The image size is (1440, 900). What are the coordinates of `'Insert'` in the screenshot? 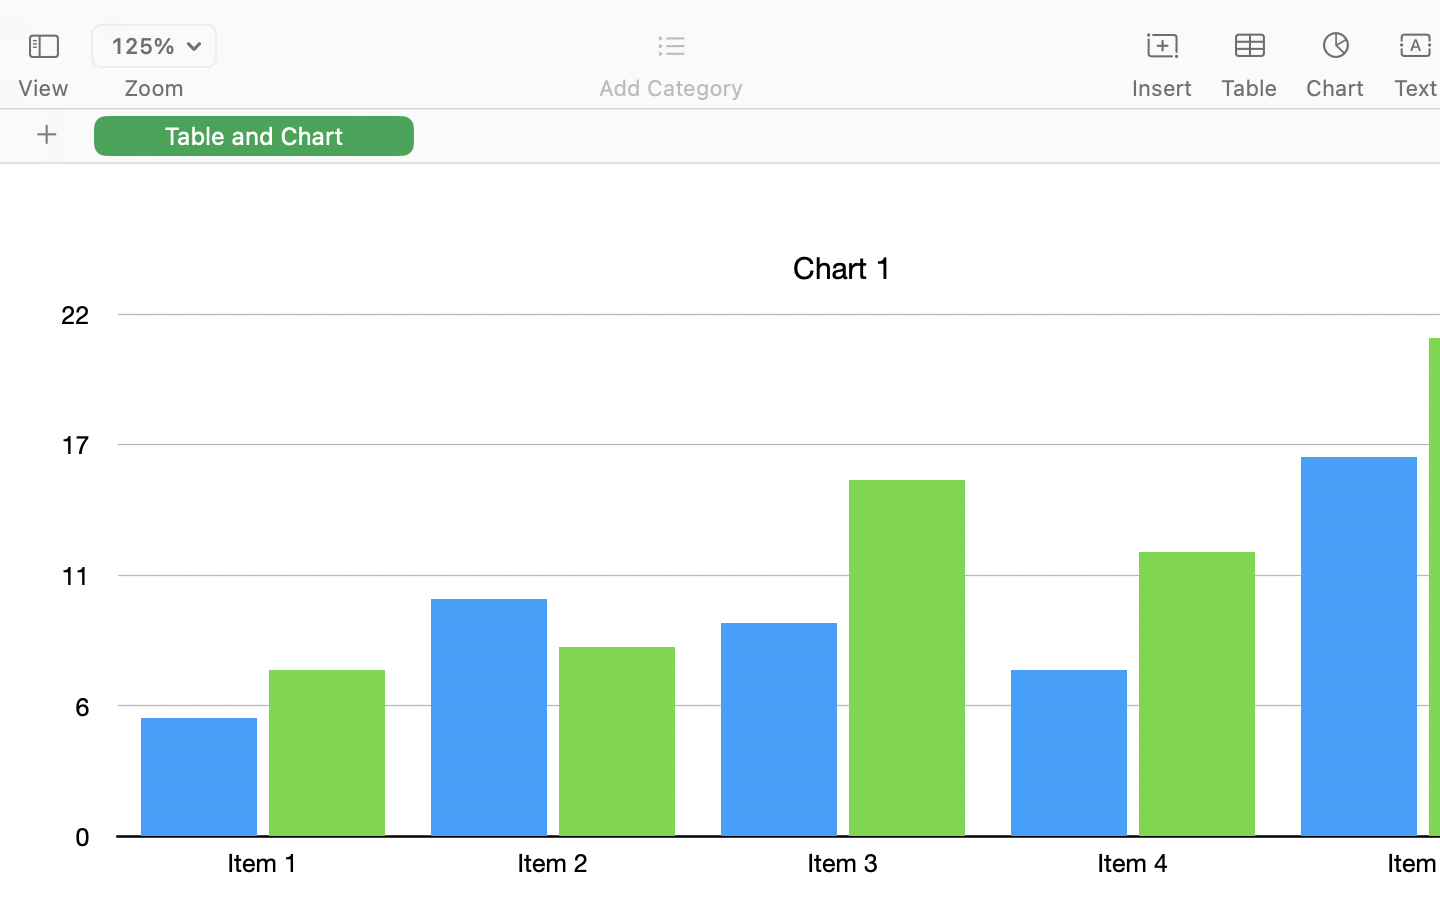 It's located at (1161, 87).